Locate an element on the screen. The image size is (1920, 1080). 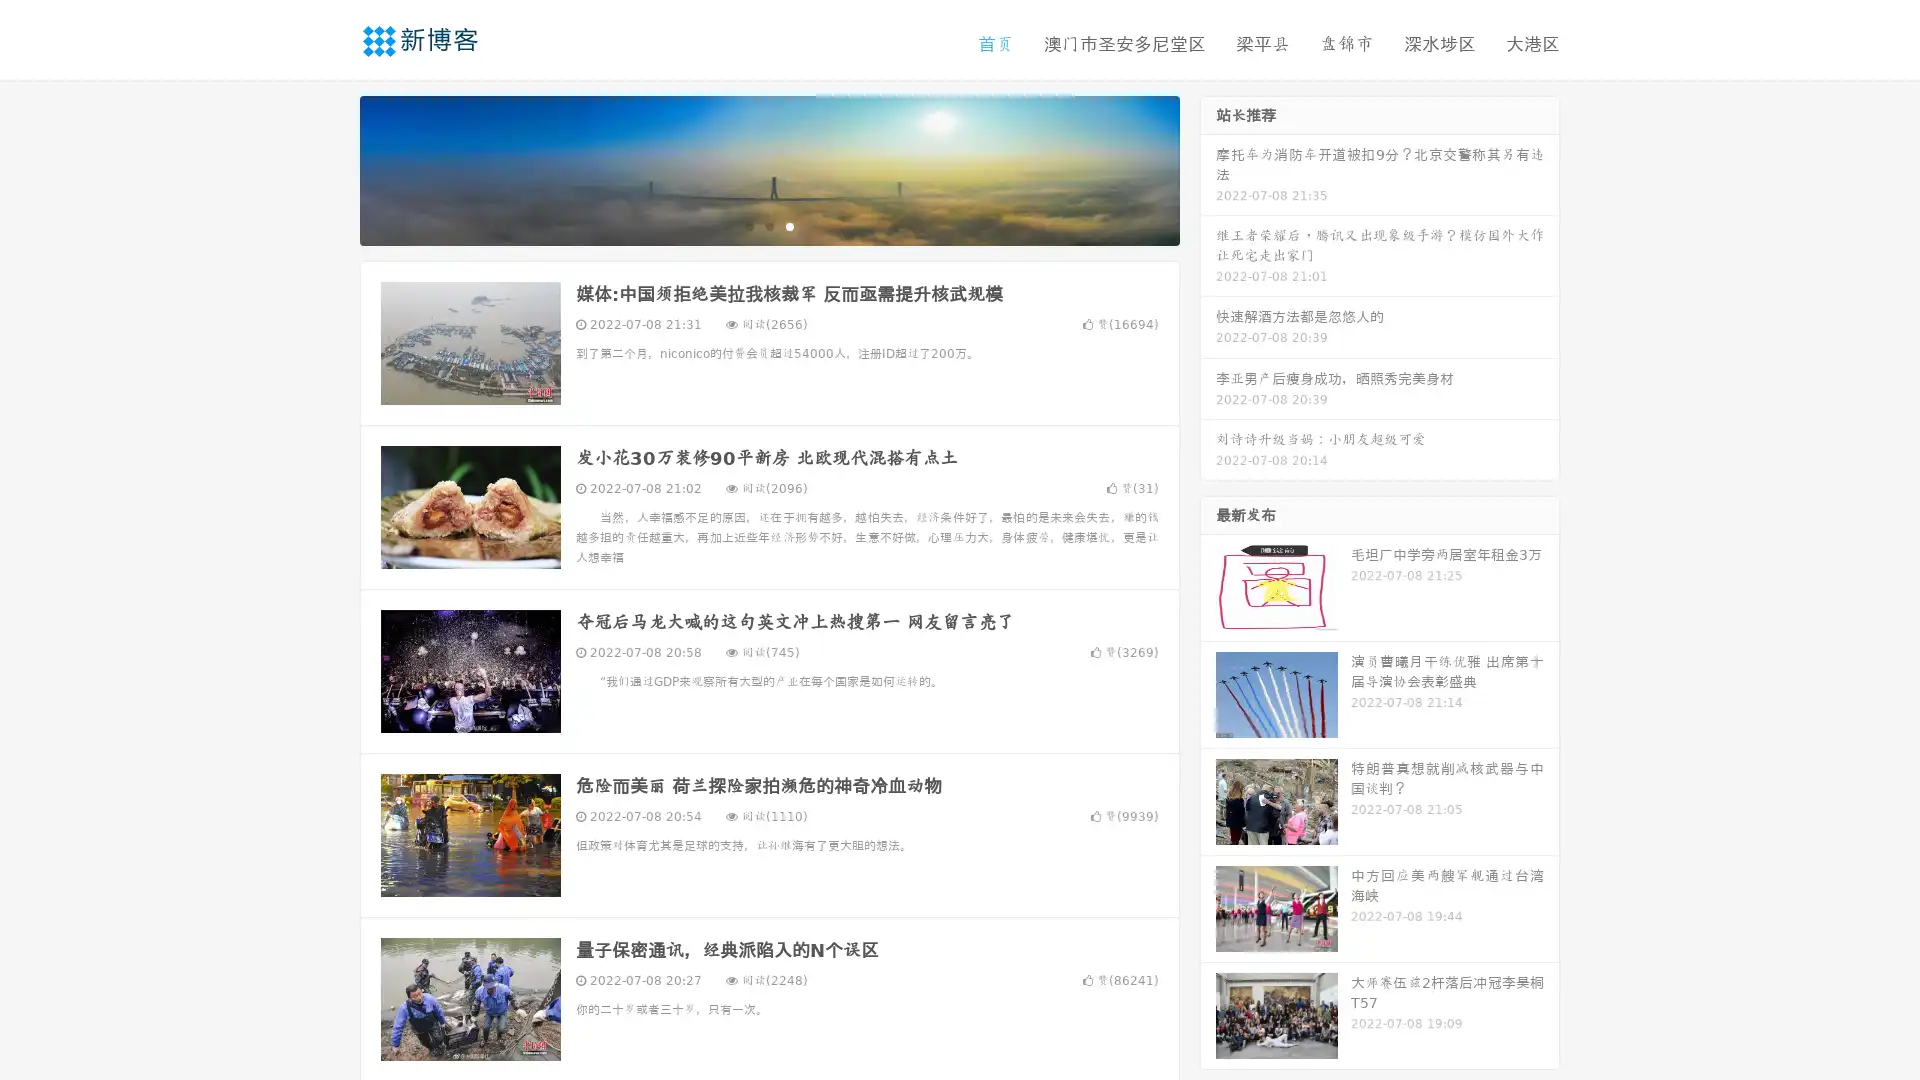
Go to slide 1 is located at coordinates (748, 225).